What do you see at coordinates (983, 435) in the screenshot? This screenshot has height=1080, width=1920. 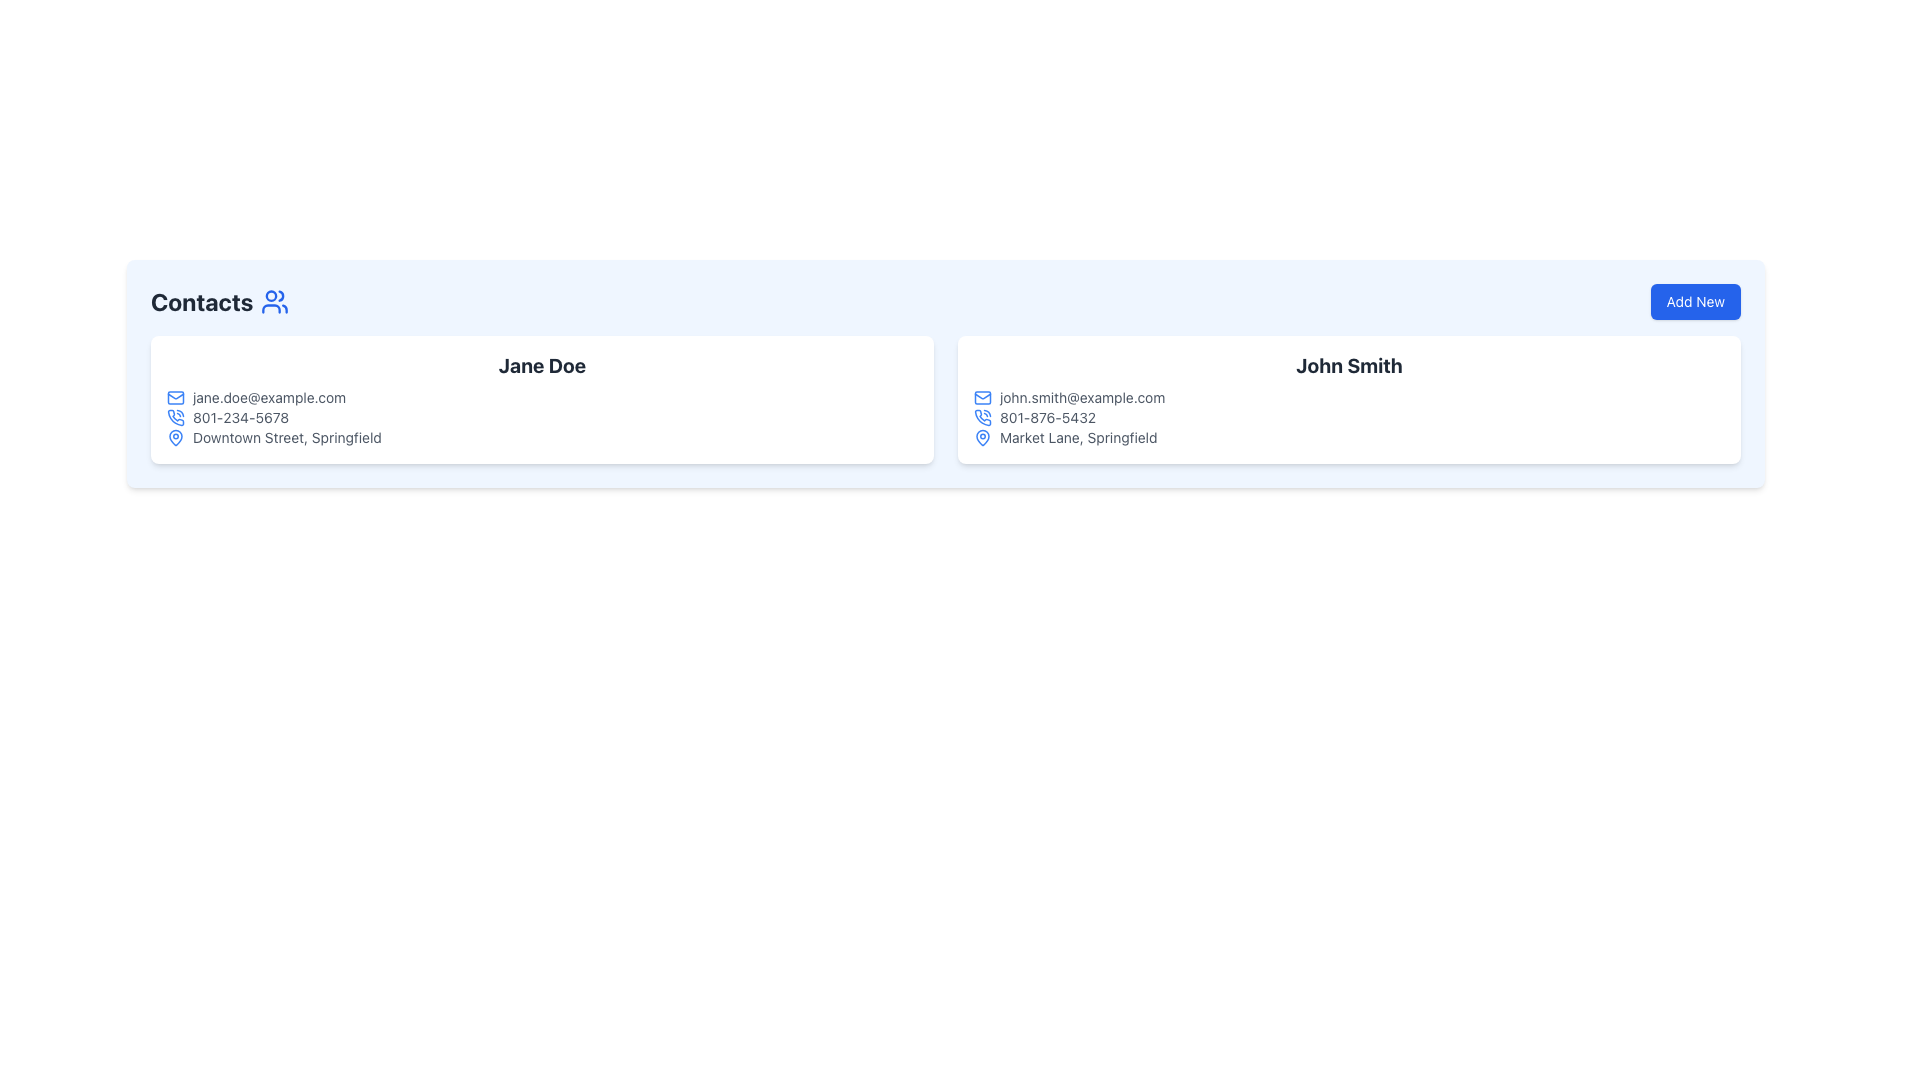 I see `the blue map pin icon located next to the address text under John Smith's contact information in the second column of the contact list` at bounding box center [983, 435].